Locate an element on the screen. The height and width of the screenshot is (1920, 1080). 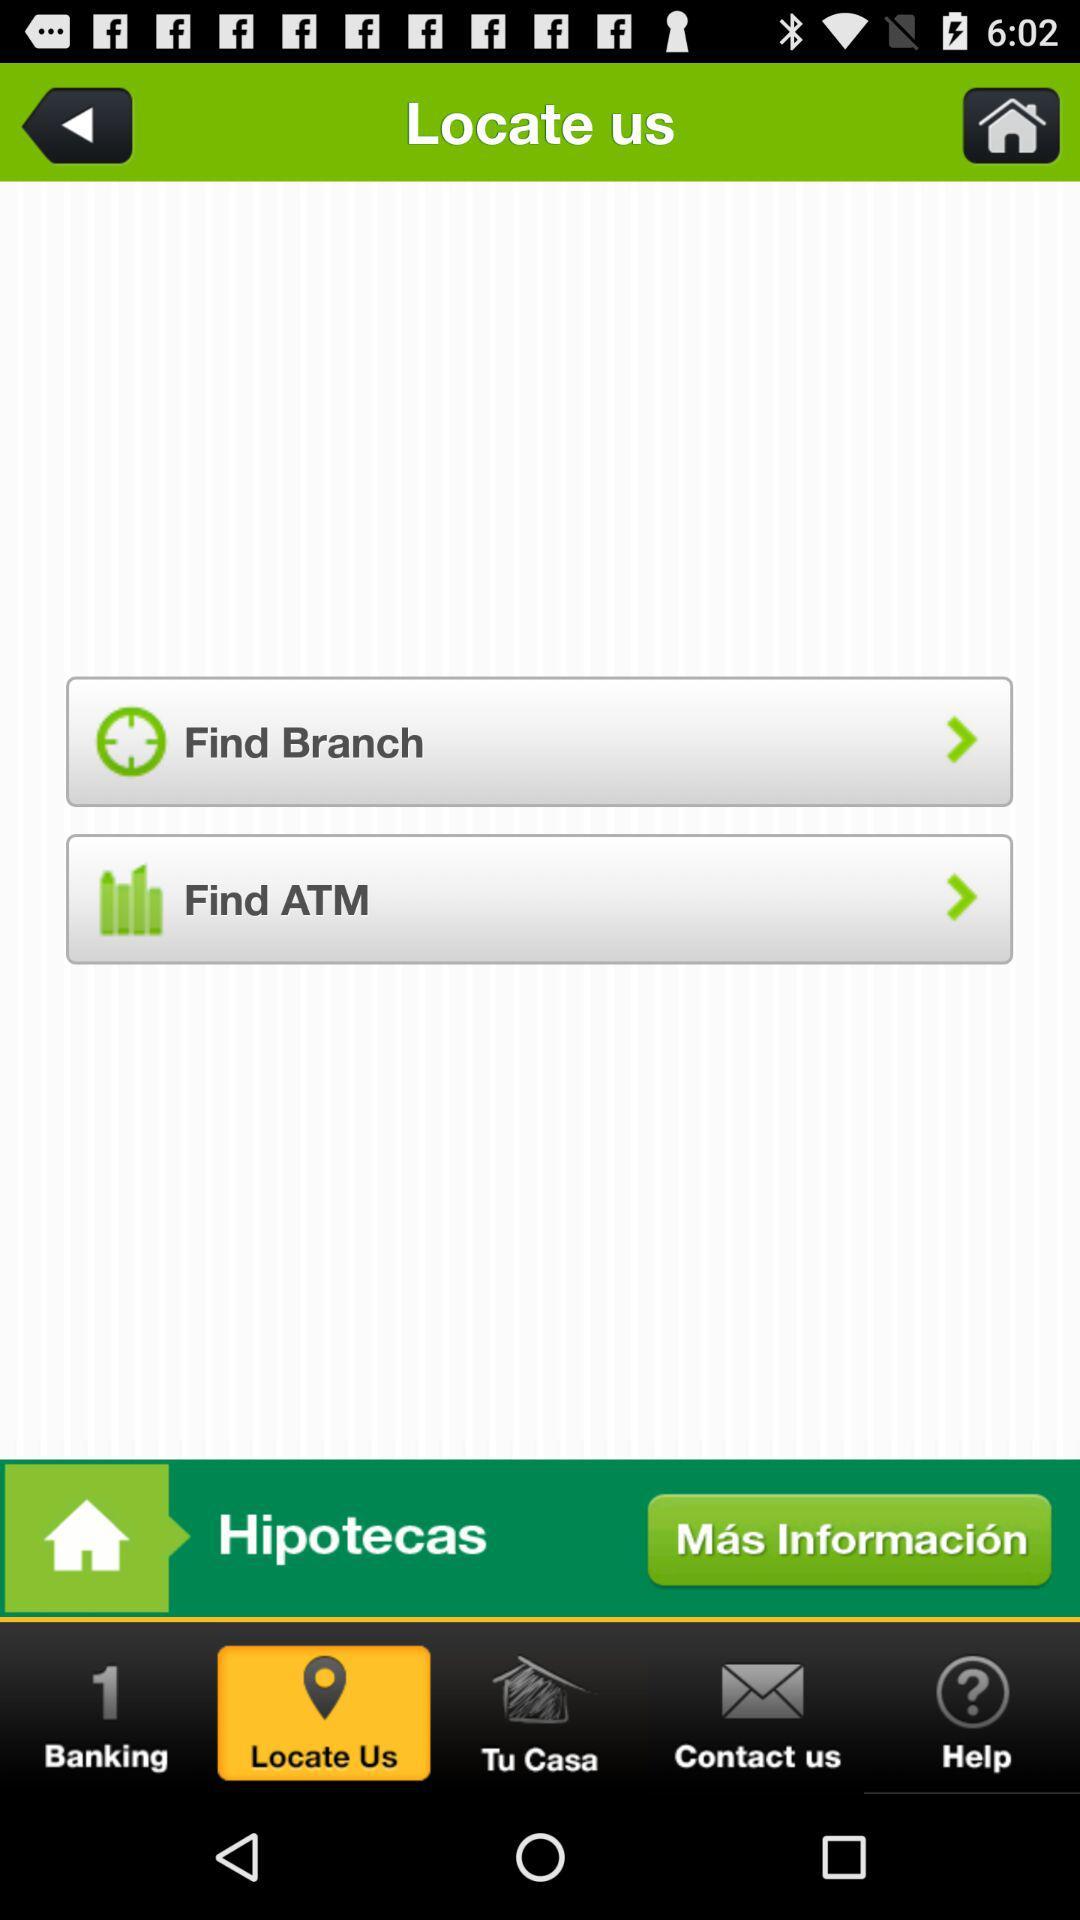
home is located at coordinates (999, 121).